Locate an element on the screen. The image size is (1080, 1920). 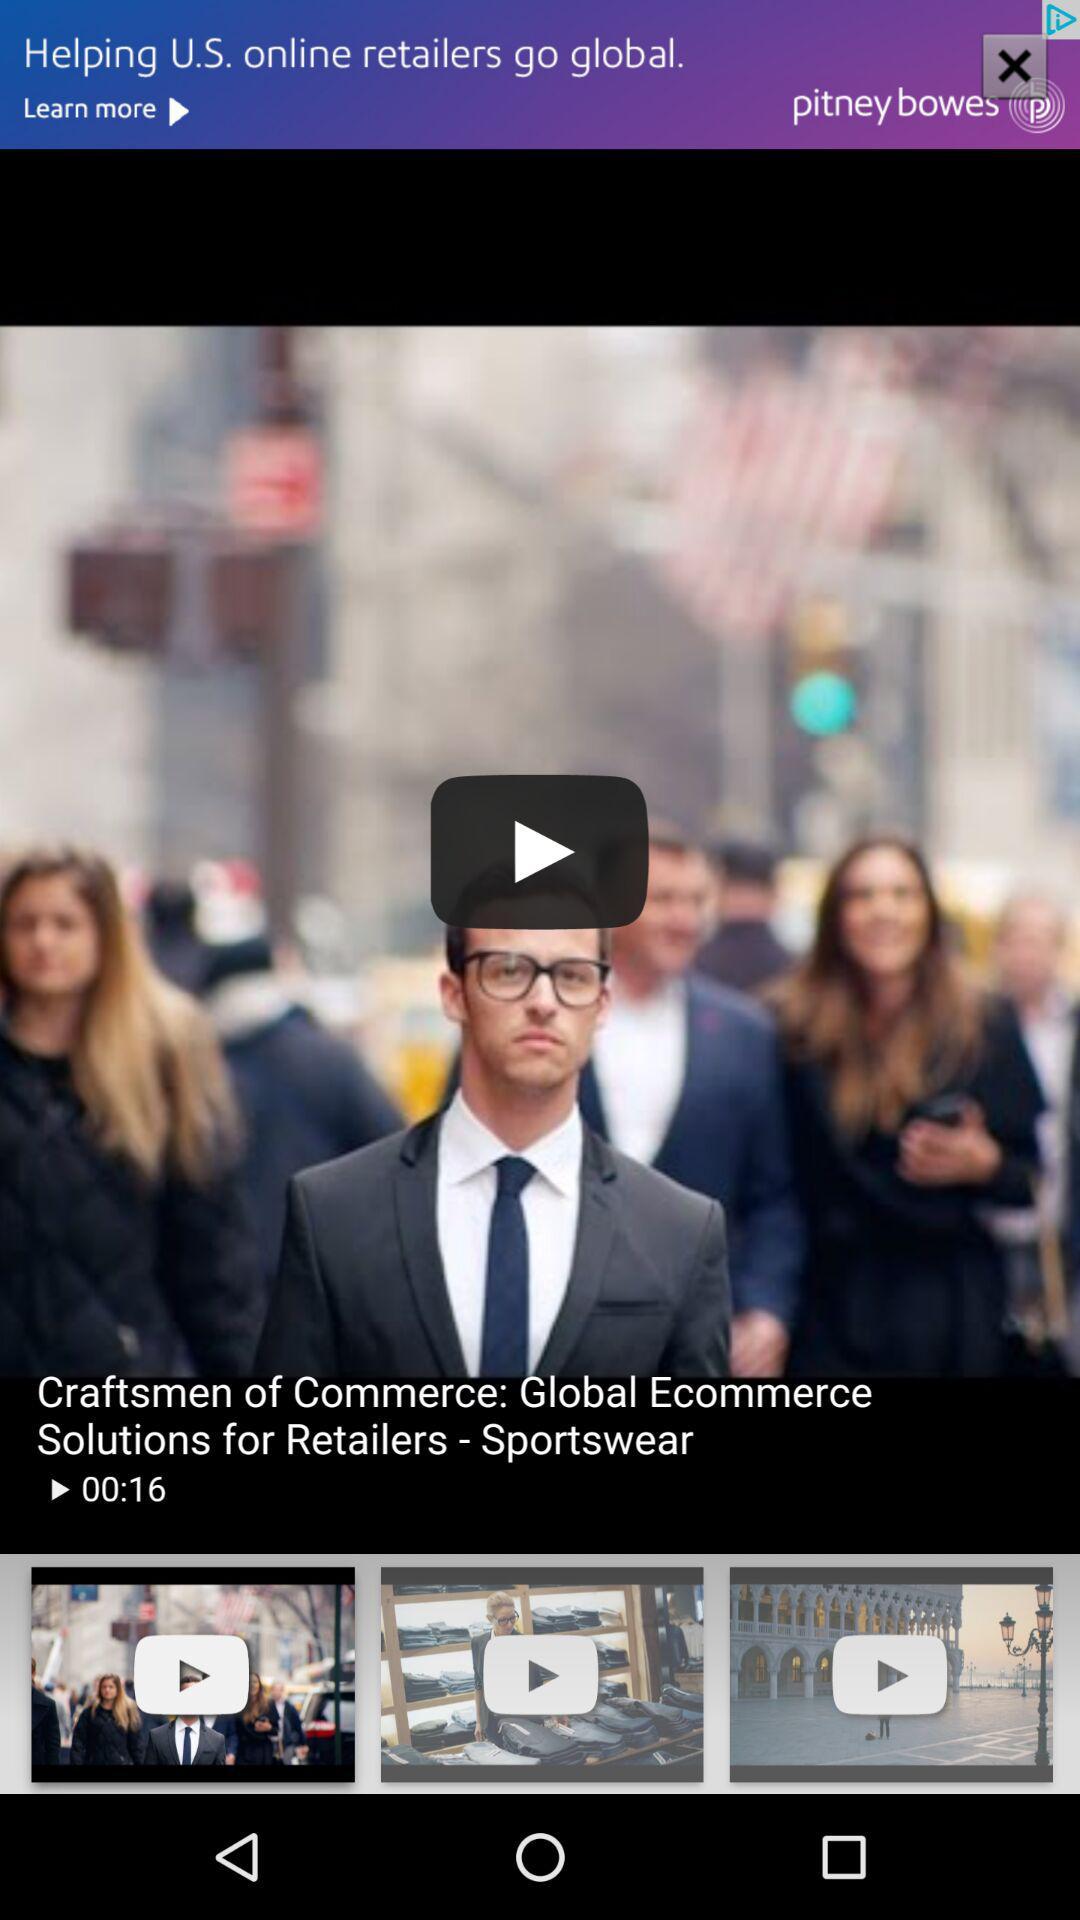
the close icon is located at coordinates (1014, 70).